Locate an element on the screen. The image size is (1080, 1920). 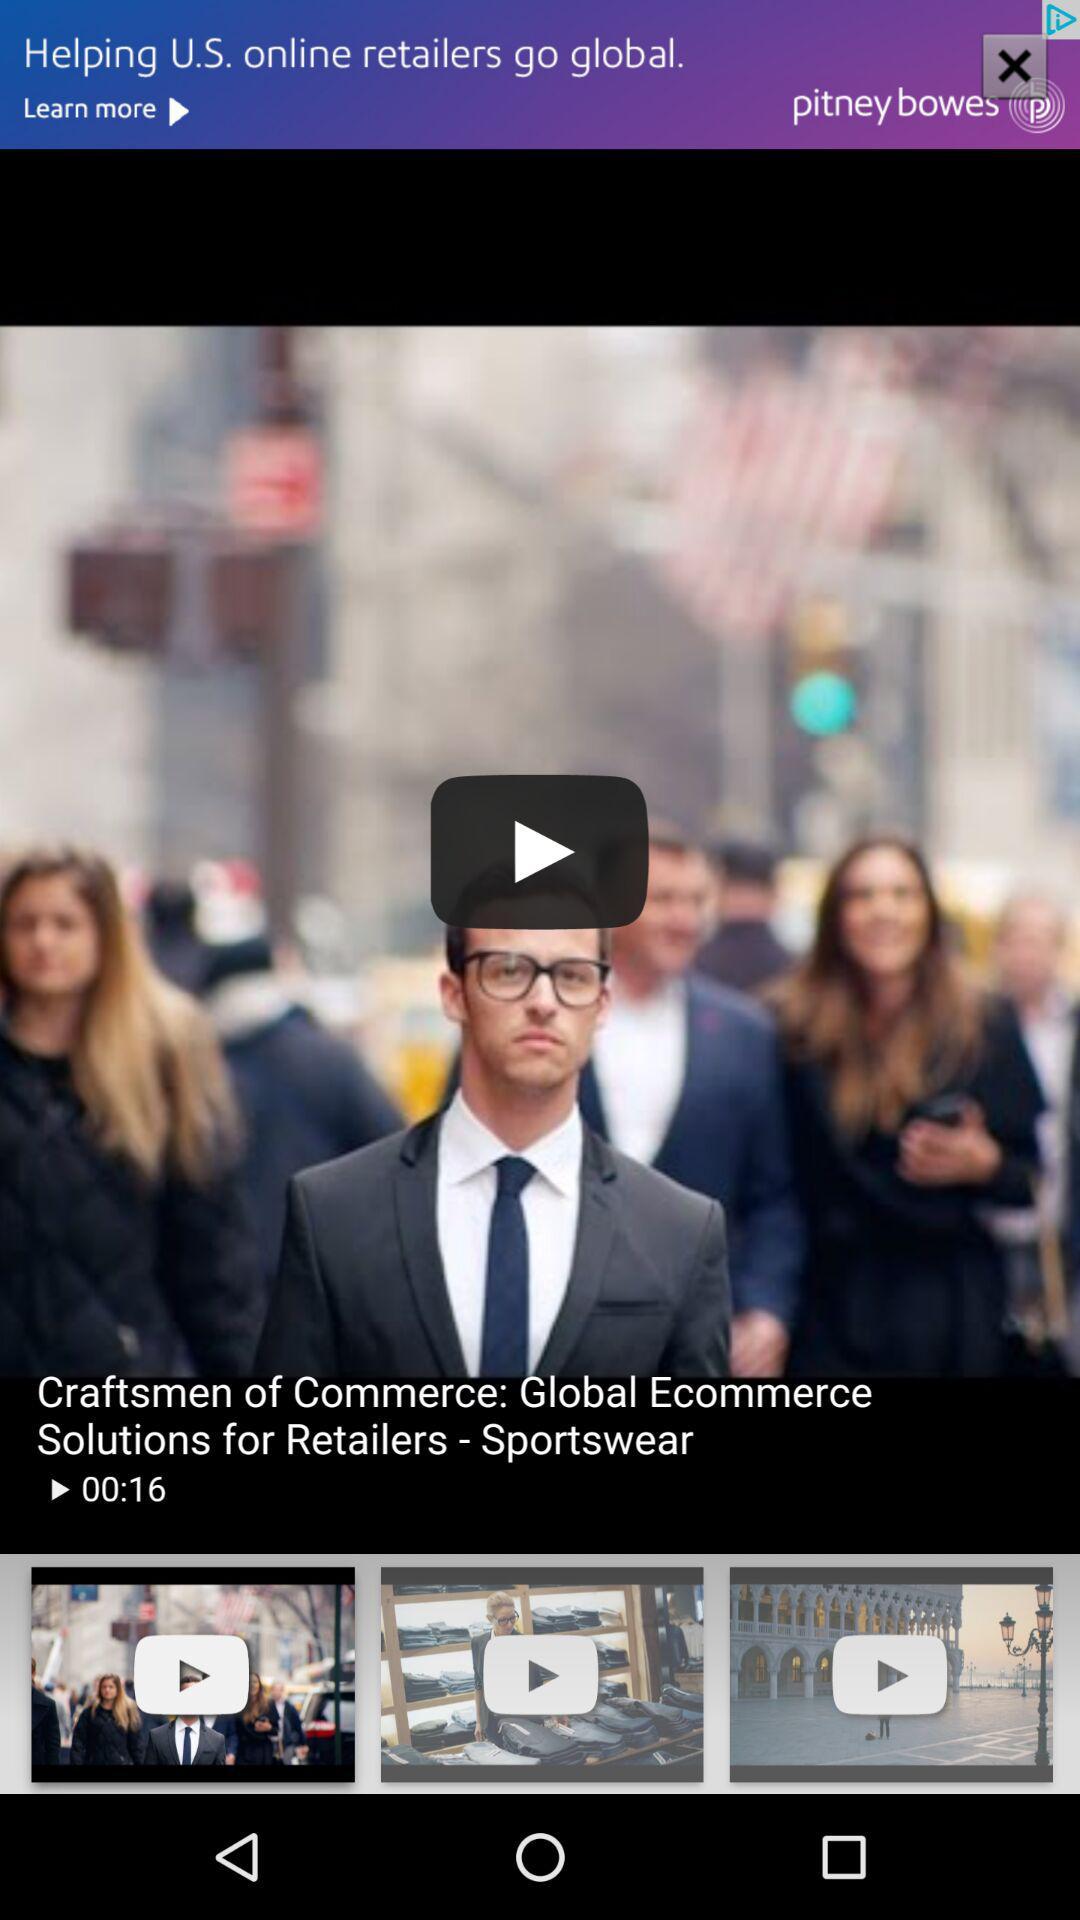
the close icon is located at coordinates (1014, 70).